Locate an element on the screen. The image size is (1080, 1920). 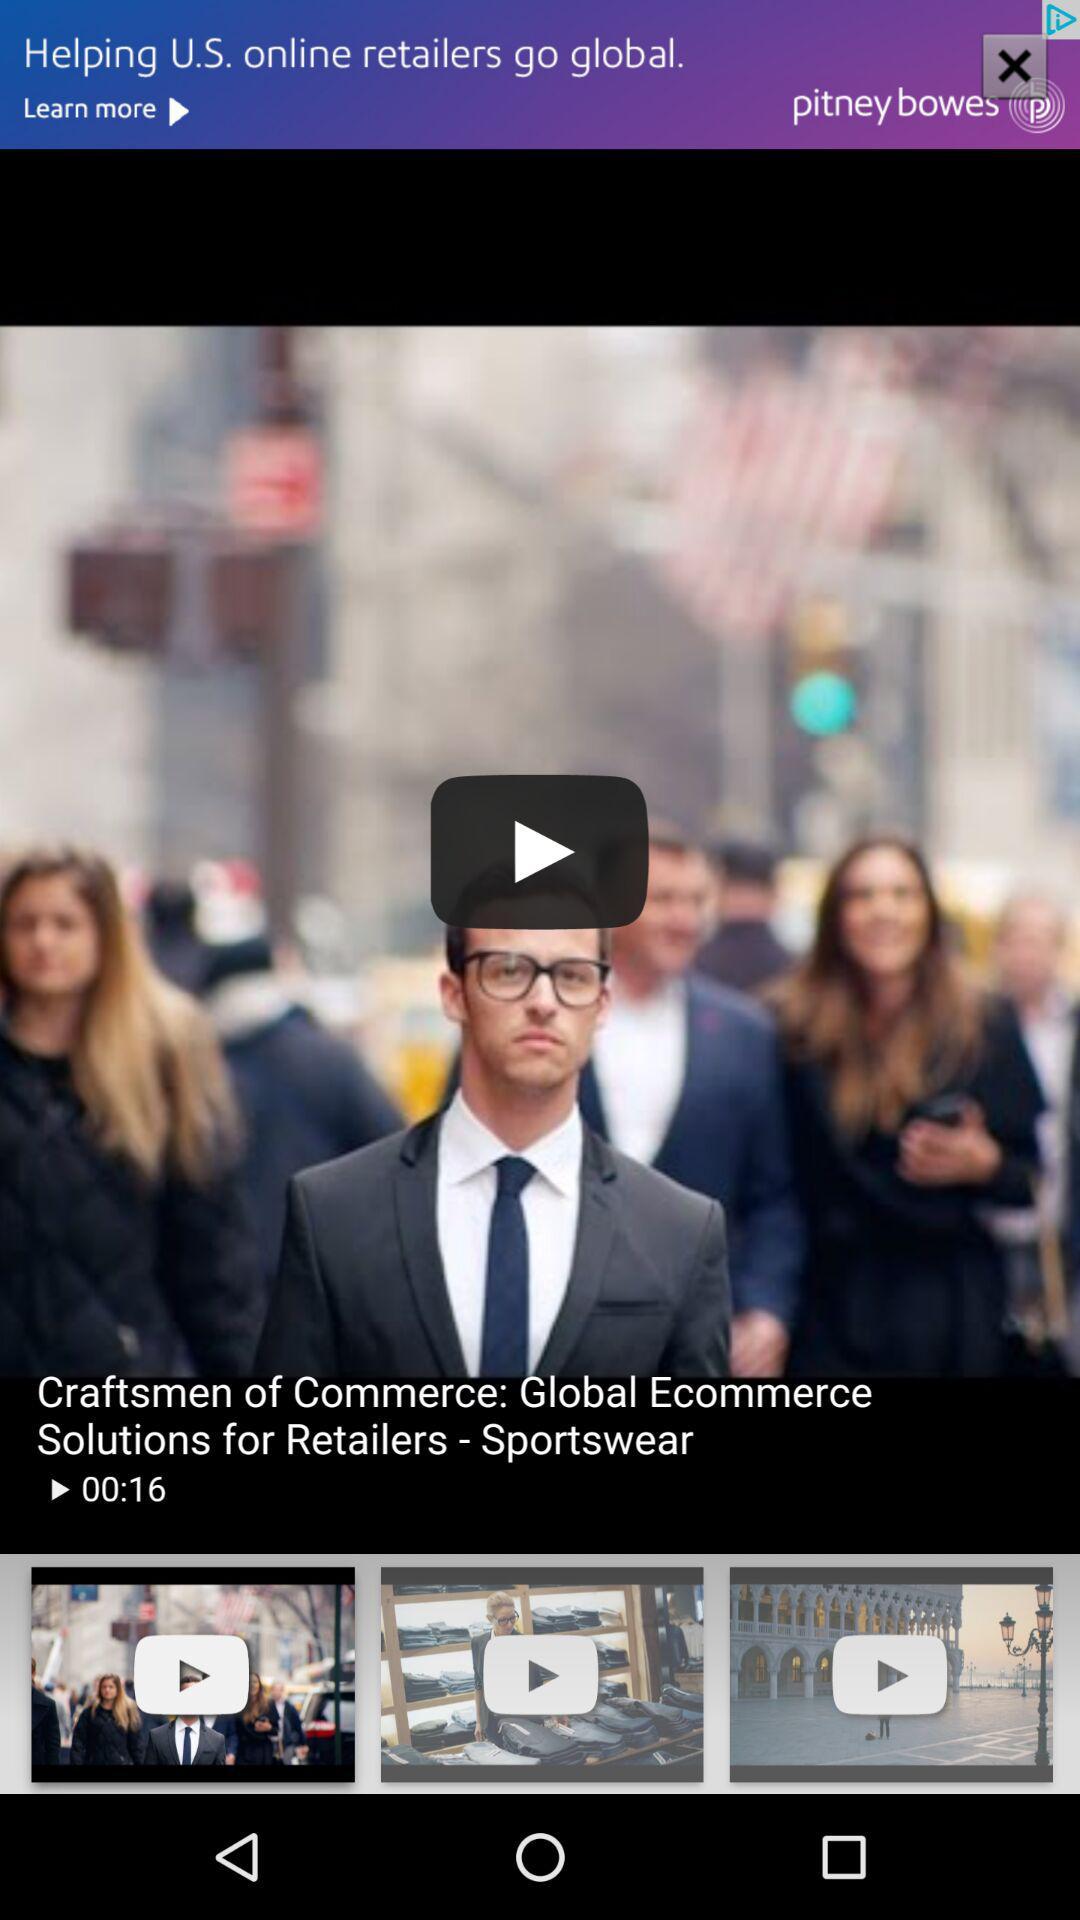
the close icon is located at coordinates (1014, 70).